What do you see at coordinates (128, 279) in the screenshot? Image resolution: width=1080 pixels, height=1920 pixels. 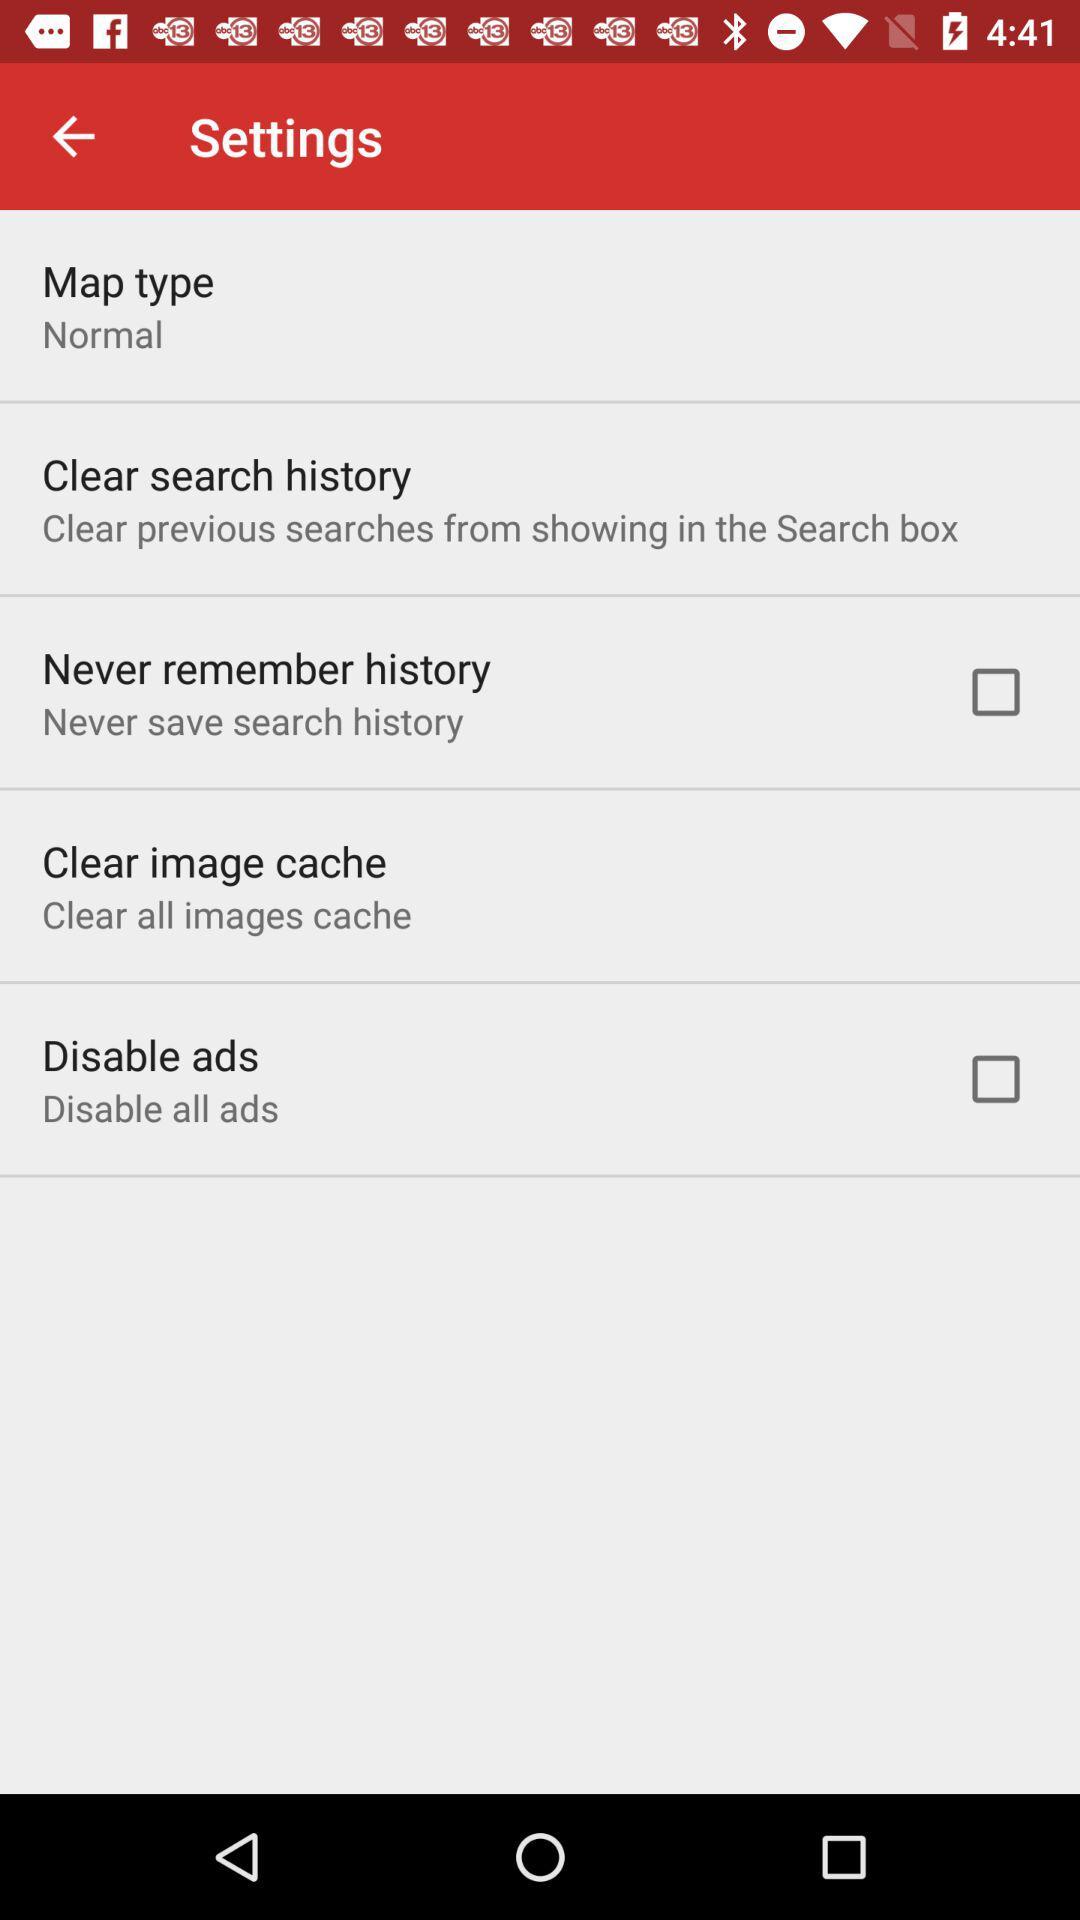 I see `item above the normal icon` at bounding box center [128, 279].